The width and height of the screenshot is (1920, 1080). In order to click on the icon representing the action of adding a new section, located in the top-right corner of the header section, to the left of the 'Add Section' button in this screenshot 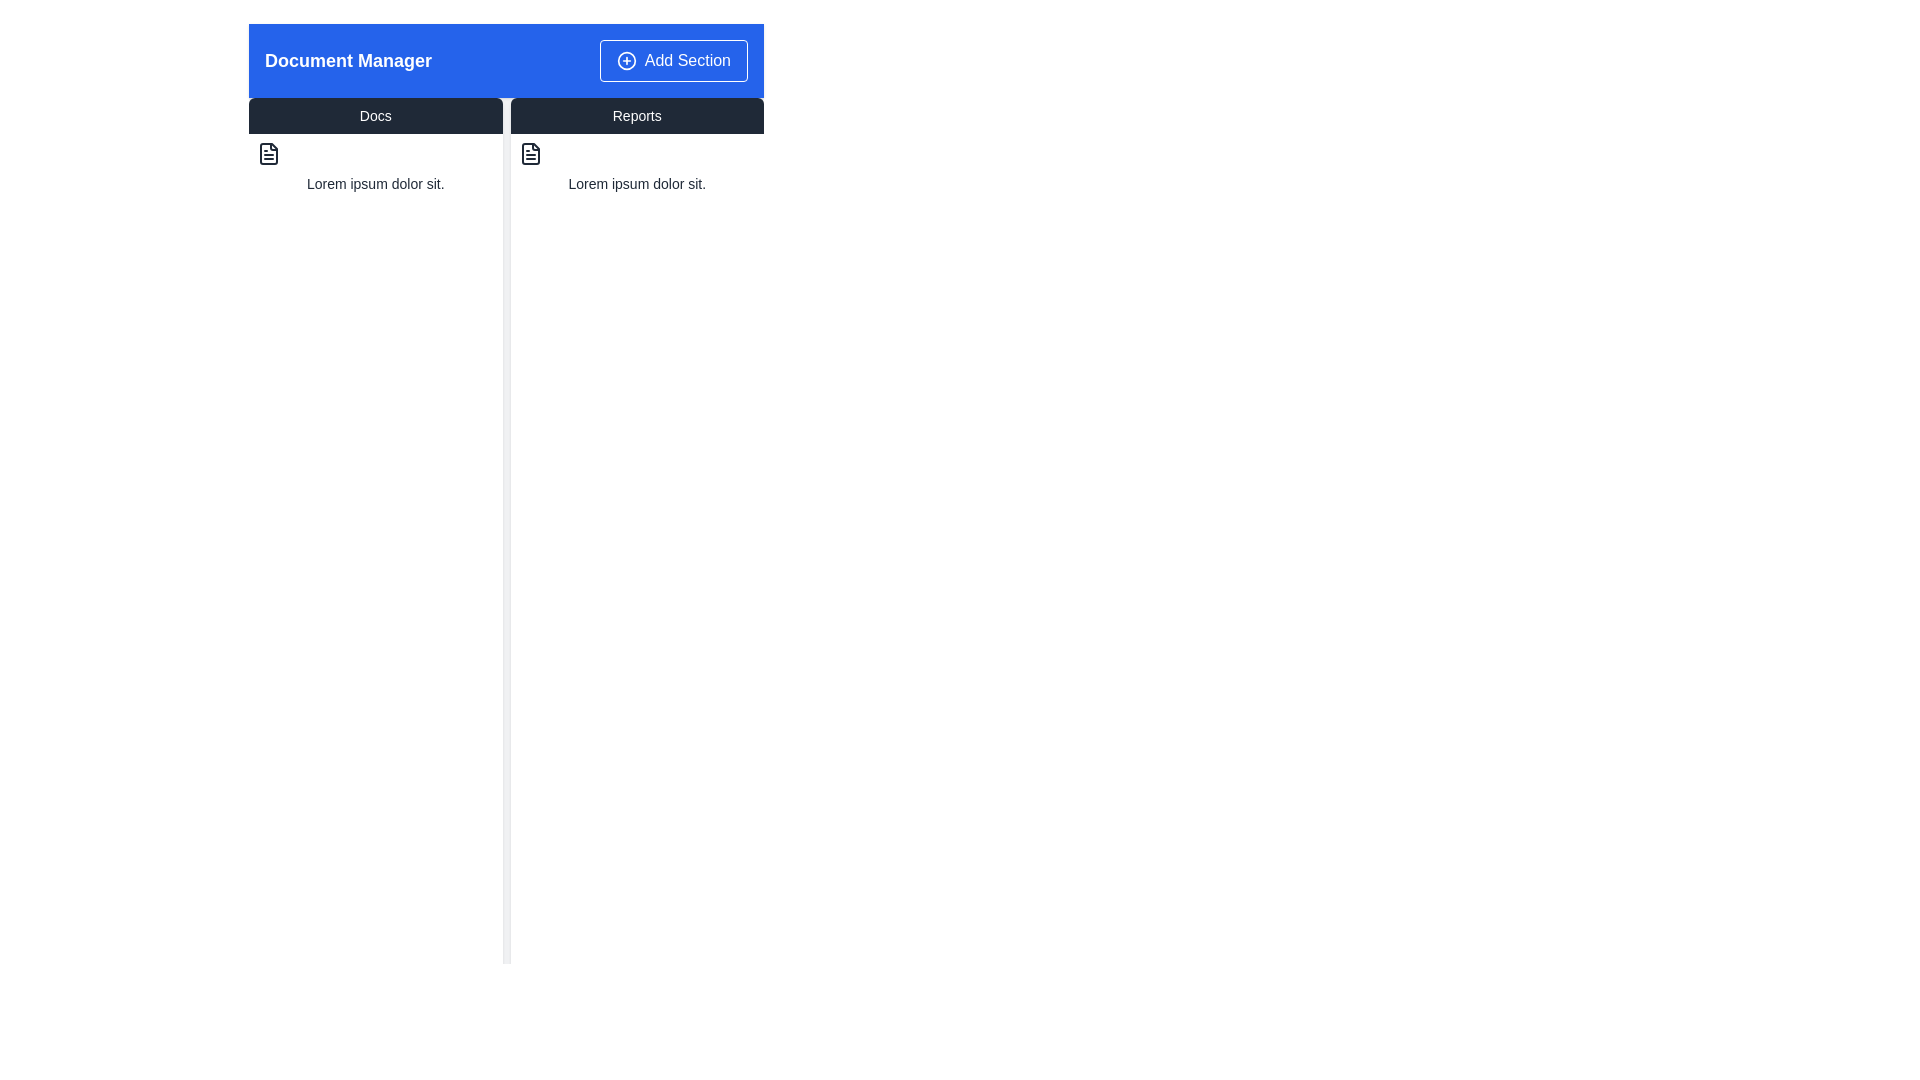, I will do `click(625, 60)`.